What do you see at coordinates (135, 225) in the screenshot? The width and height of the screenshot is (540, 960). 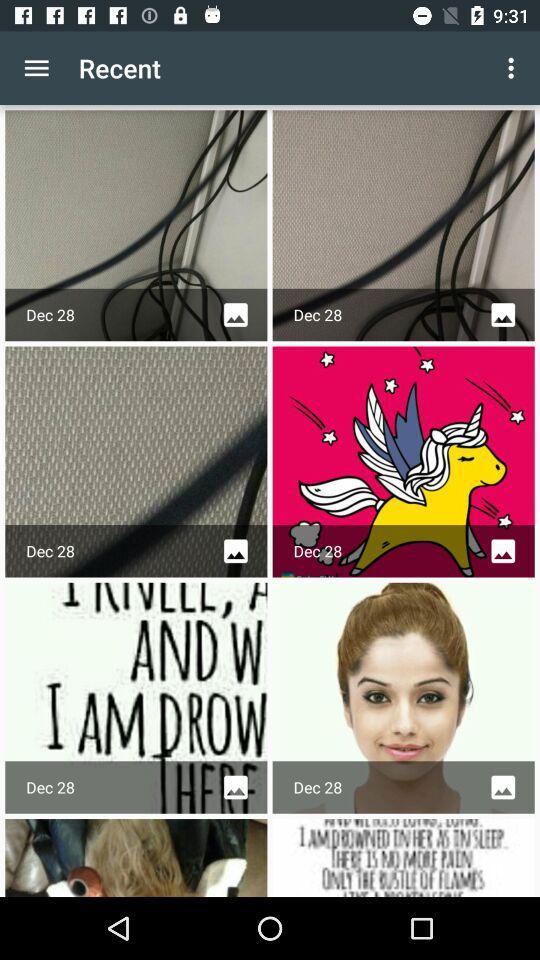 I see `the first image` at bounding box center [135, 225].